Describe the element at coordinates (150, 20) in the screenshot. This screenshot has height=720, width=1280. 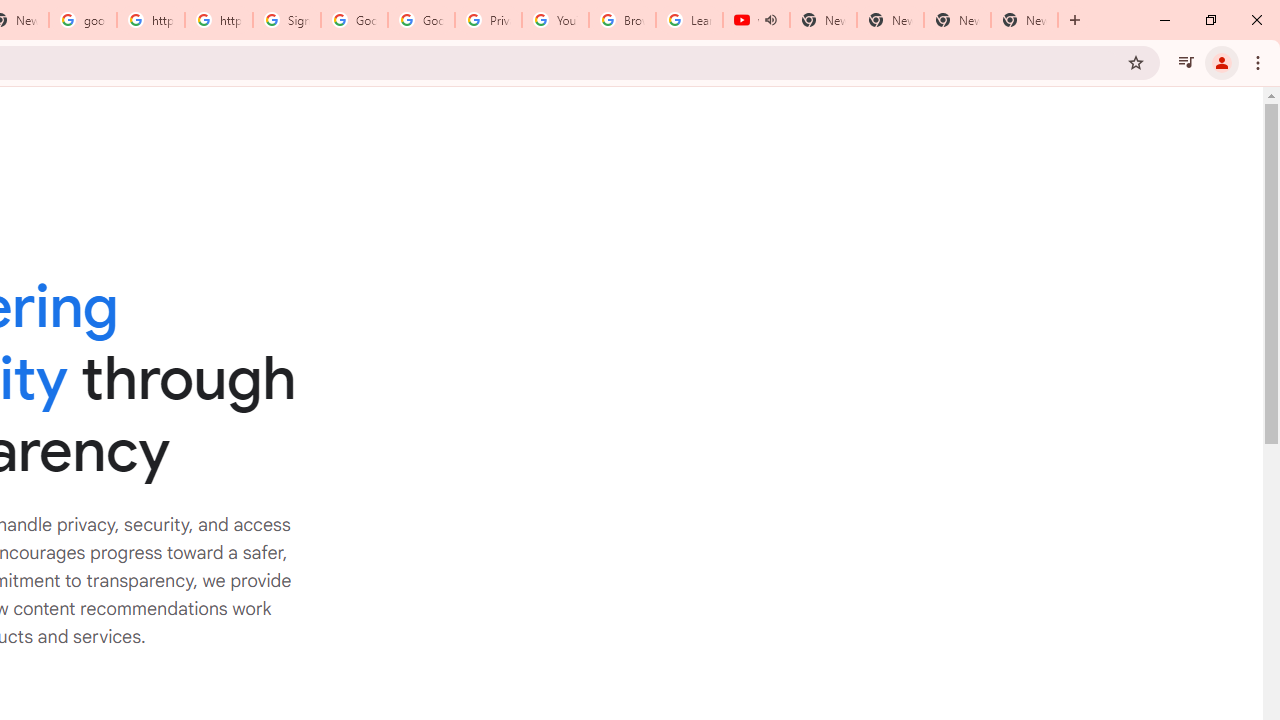
I see `'https://scholar.google.com/'` at that location.